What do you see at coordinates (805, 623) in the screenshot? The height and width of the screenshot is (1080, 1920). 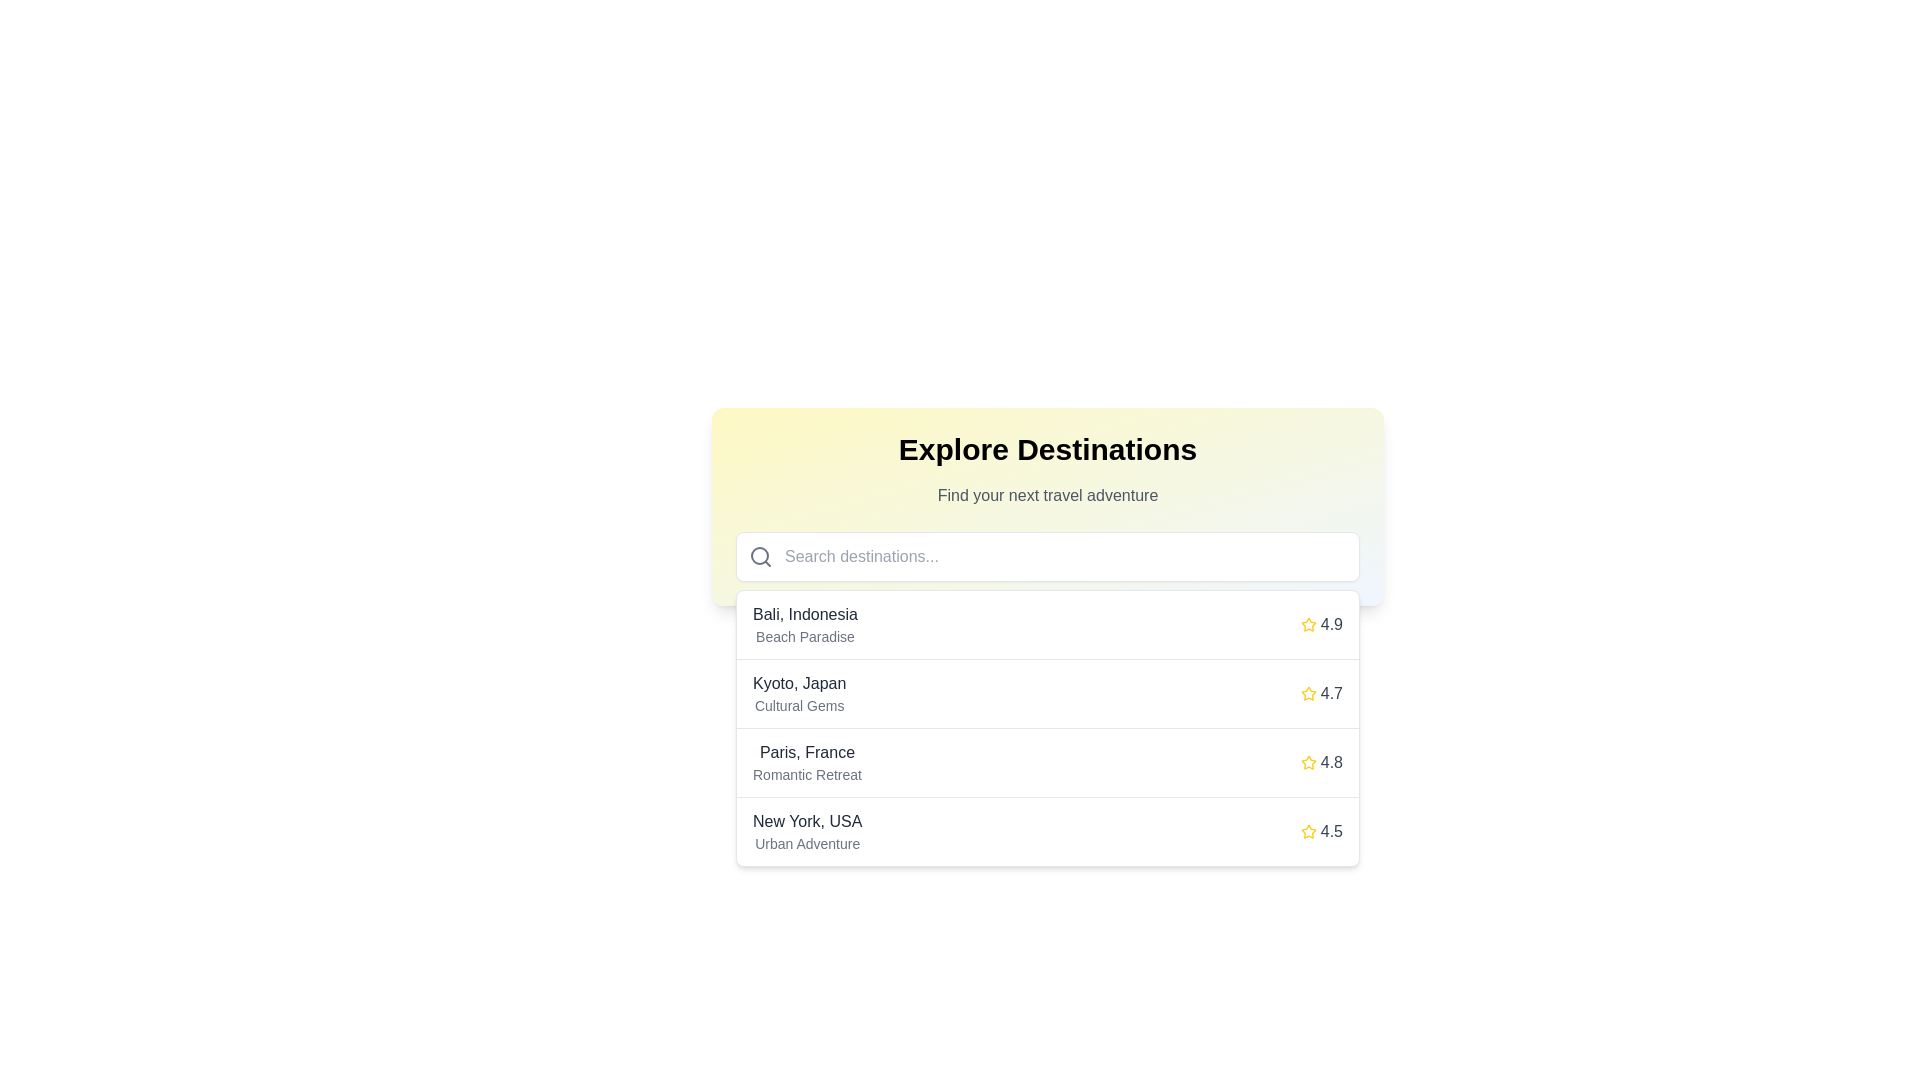 I see `information displayed in the first entry of the 'Explore Destinations' list, which includes the title and subtitle of a travel destination` at bounding box center [805, 623].